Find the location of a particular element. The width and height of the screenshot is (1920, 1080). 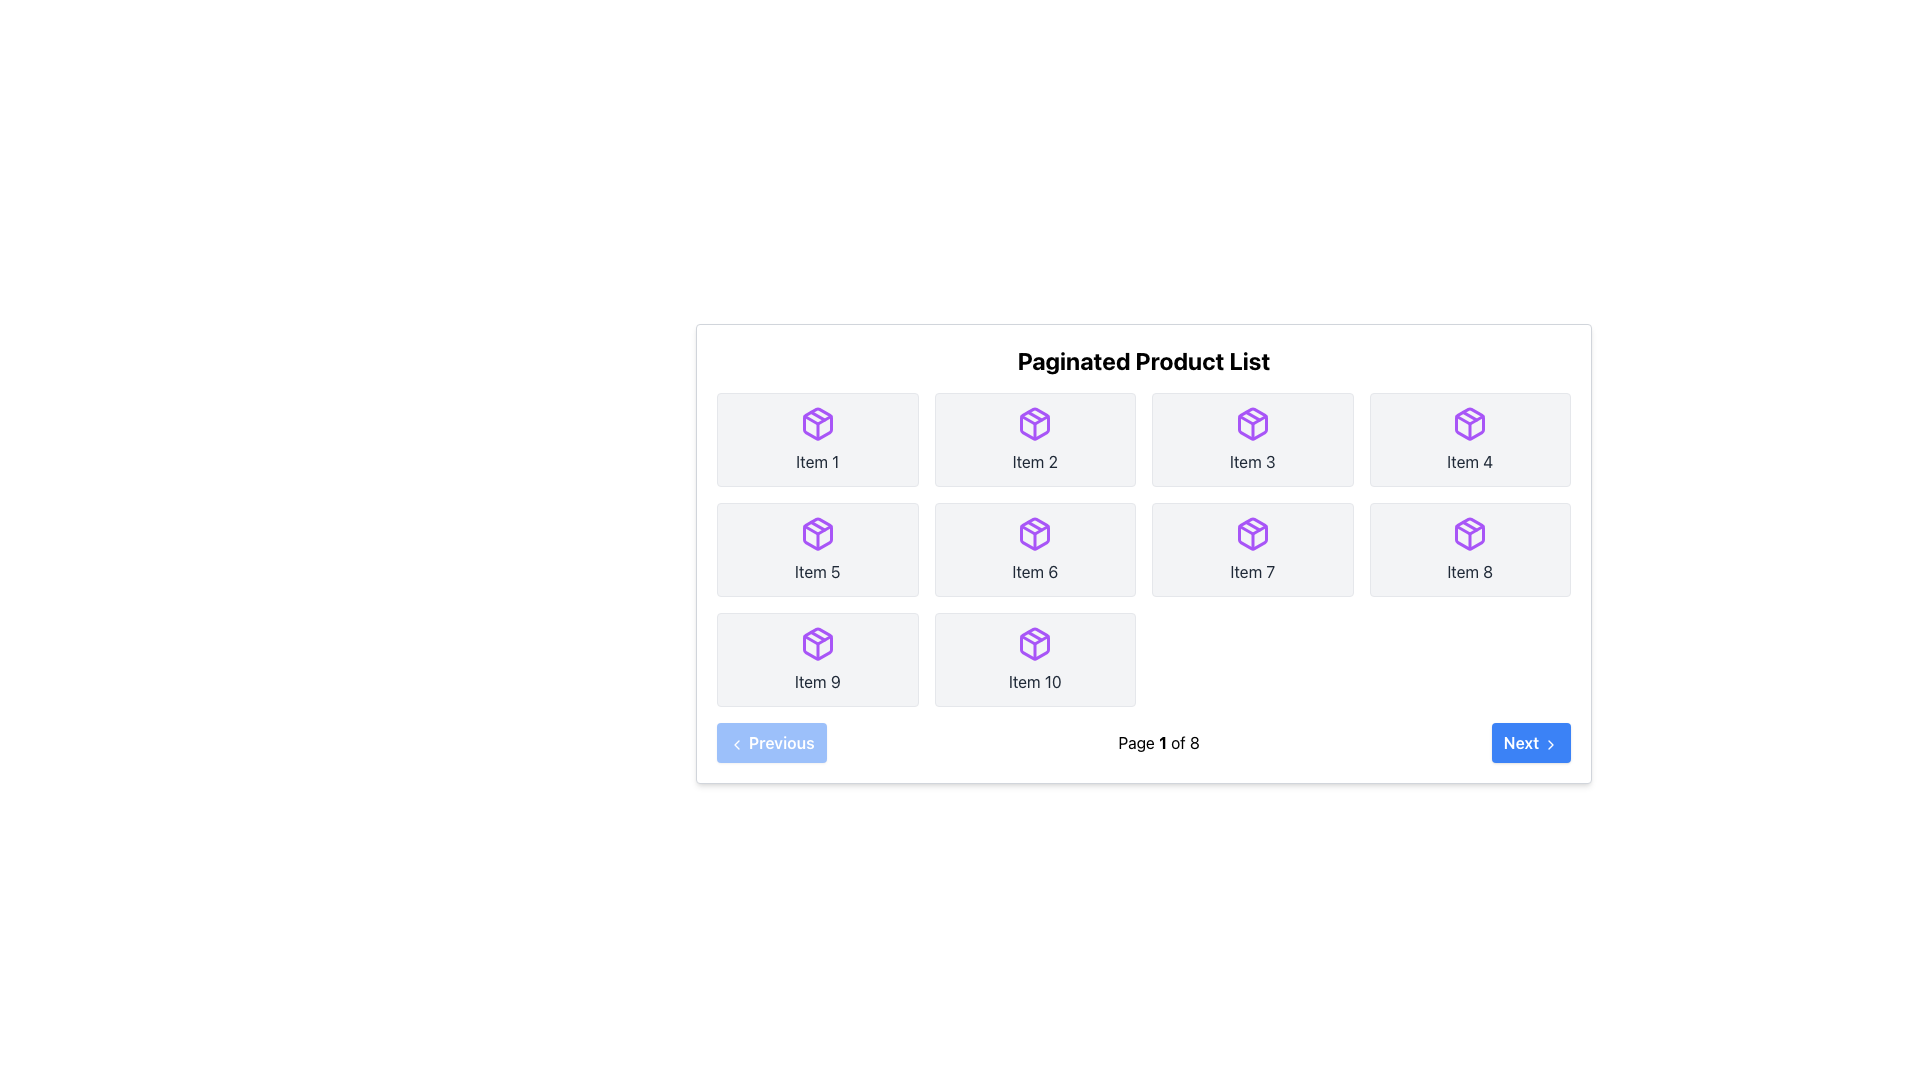

the grid item representing 'Item 10' in the bottom-right corner of the product list is located at coordinates (1035, 659).